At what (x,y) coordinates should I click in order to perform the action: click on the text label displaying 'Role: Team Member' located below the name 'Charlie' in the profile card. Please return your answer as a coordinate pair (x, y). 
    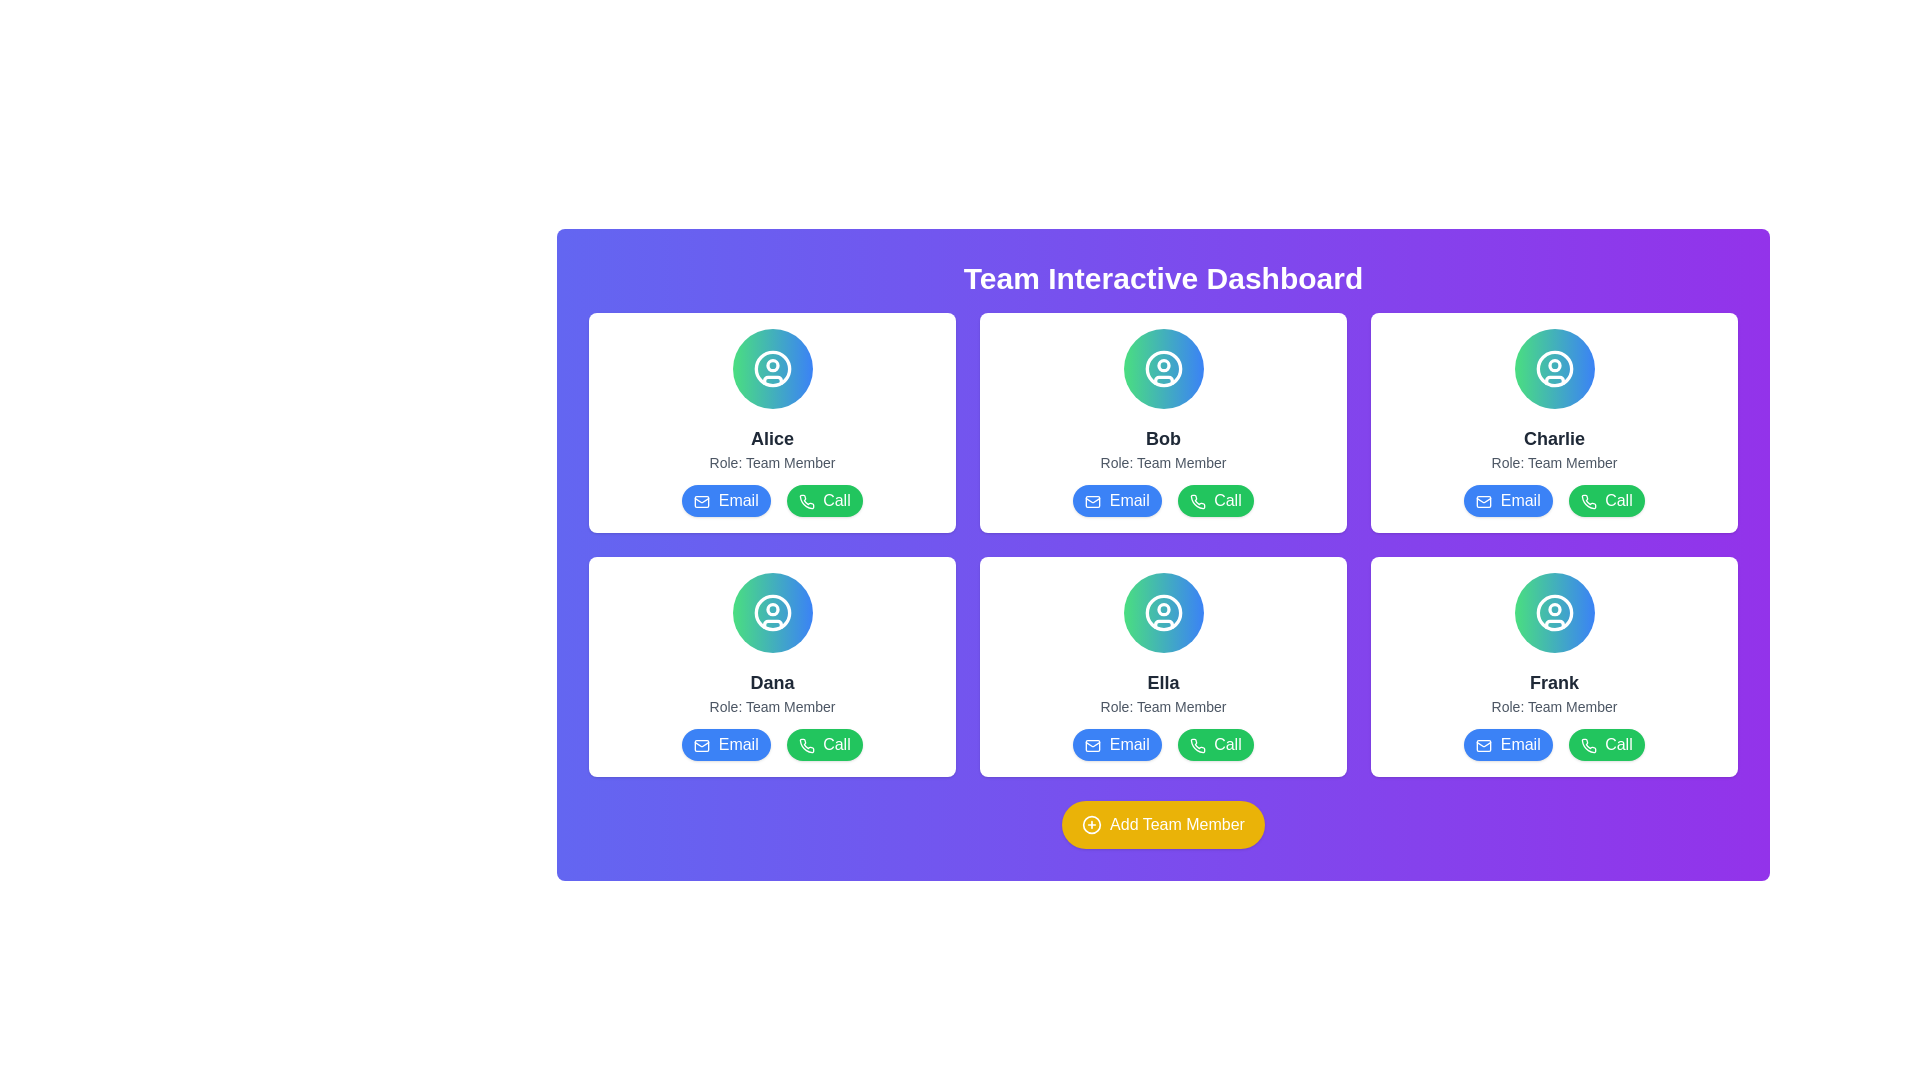
    Looking at the image, I should click on (1553, 462).